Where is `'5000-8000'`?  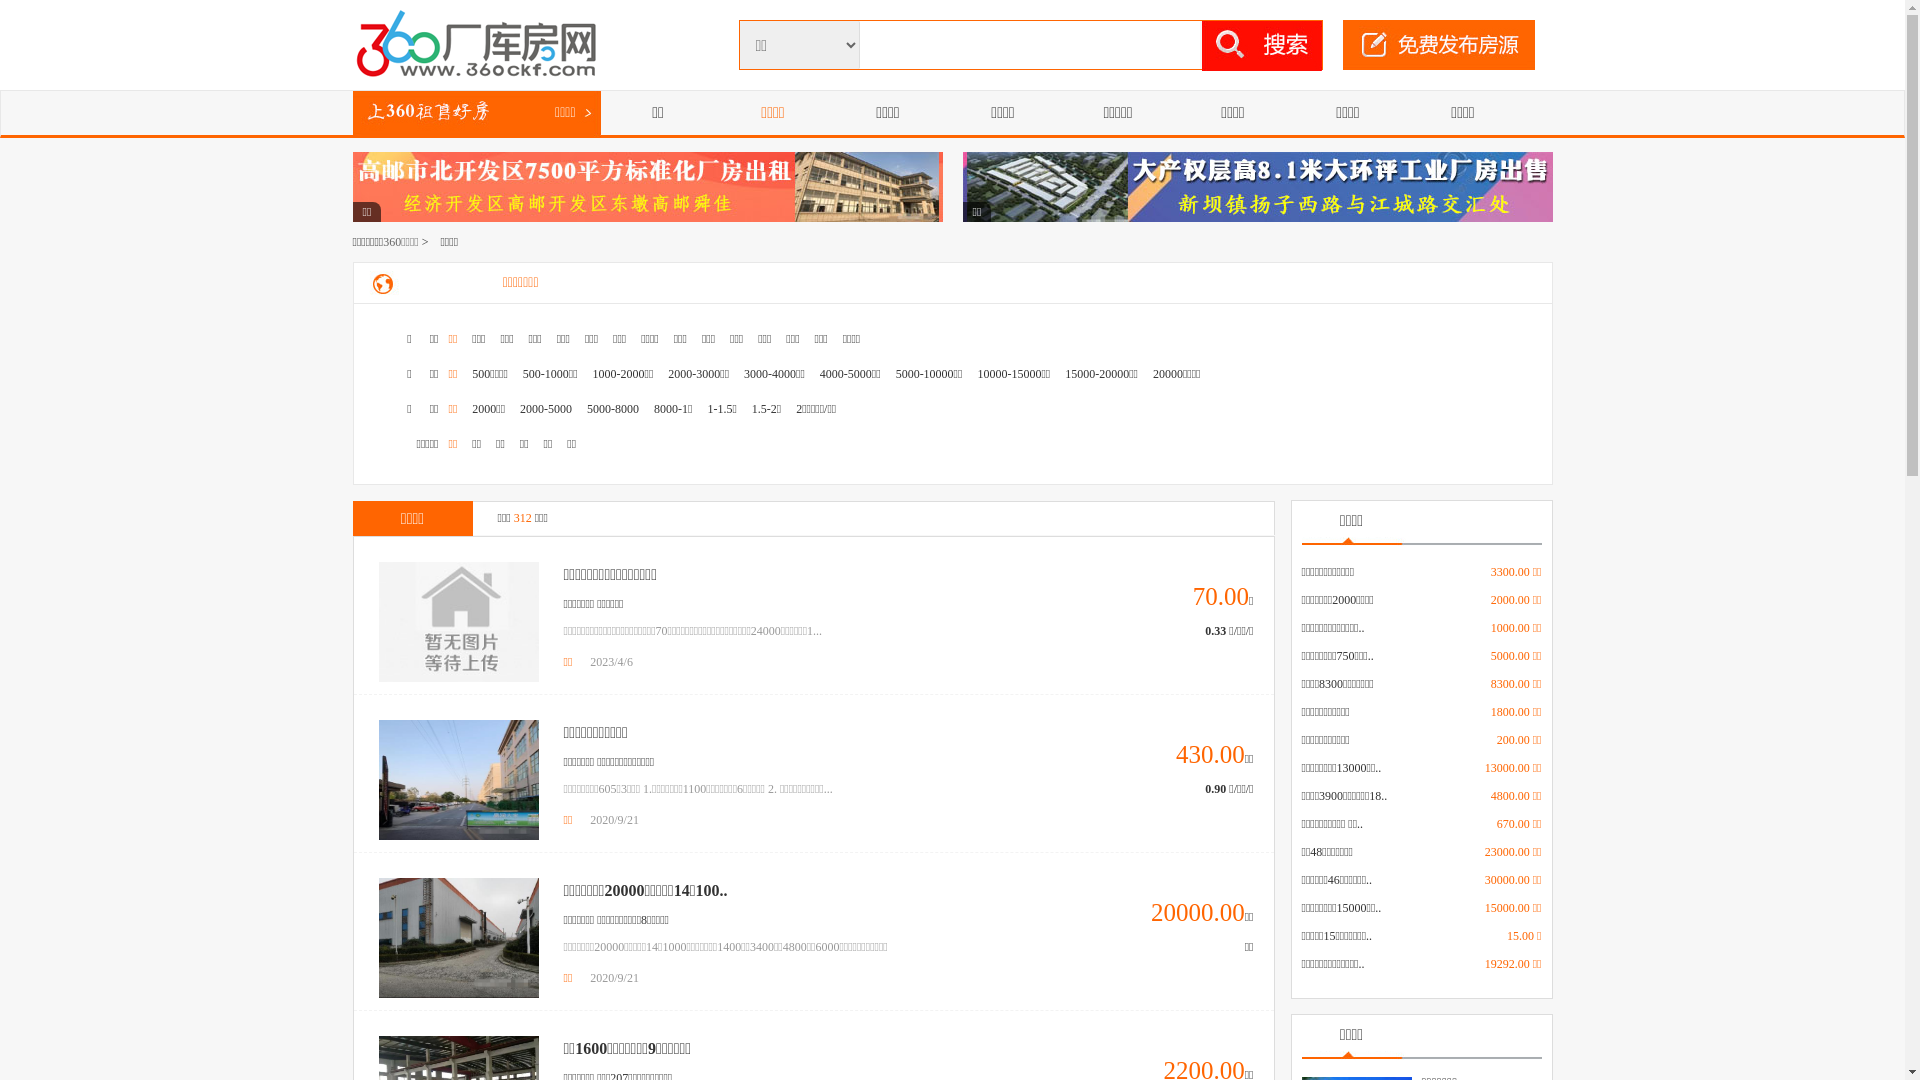 '5000-8000' is located at coordinates (612, 407).